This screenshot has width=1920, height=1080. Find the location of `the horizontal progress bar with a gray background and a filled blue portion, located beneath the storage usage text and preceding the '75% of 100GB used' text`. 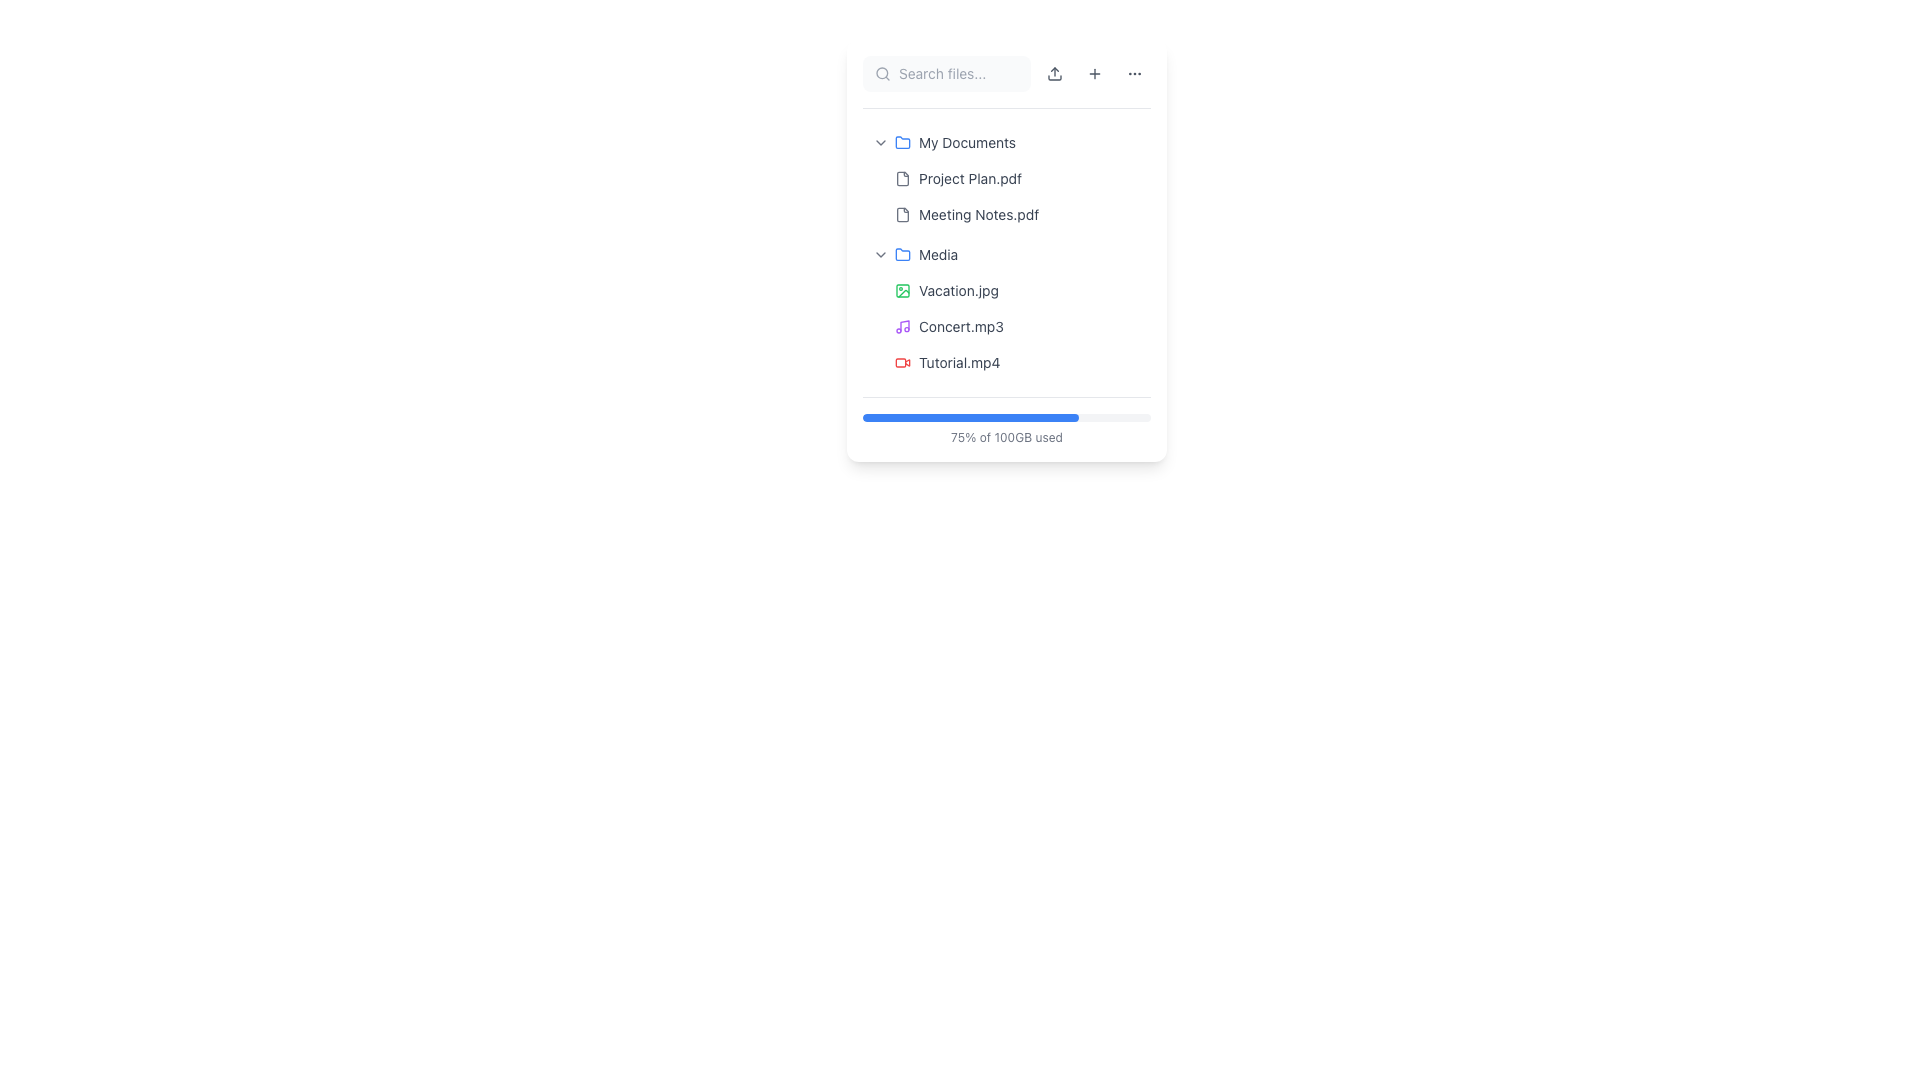

the horizontal progress bar with a gray background and a filled blue portion, located beneath the storage usage text and preceding the '75% of 100GB used' text is located at coordinates (1007, 416).